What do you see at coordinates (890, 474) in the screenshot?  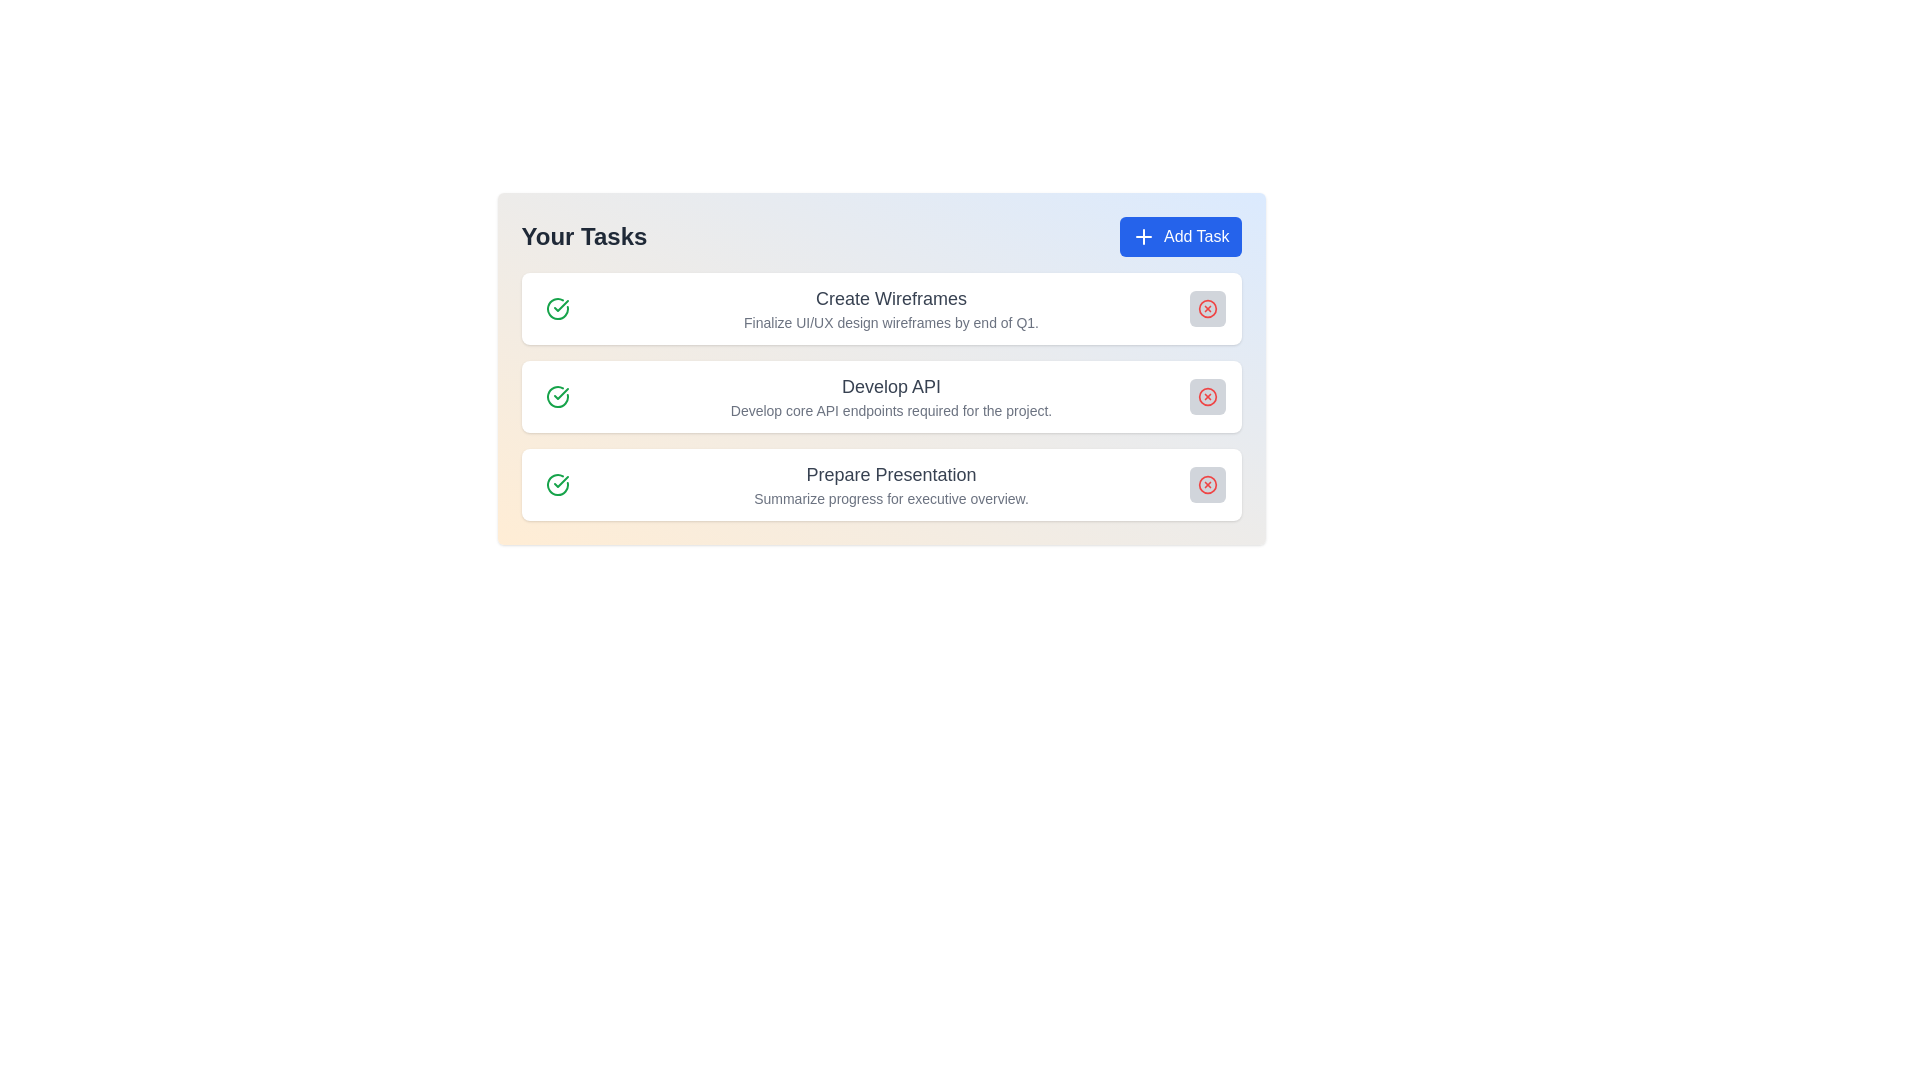 I see `the static text label that serves as the title or identifier for a task within the task management interface, located above the description 'Summarize progress for executive overview.'` at bounding box center [890, 474].